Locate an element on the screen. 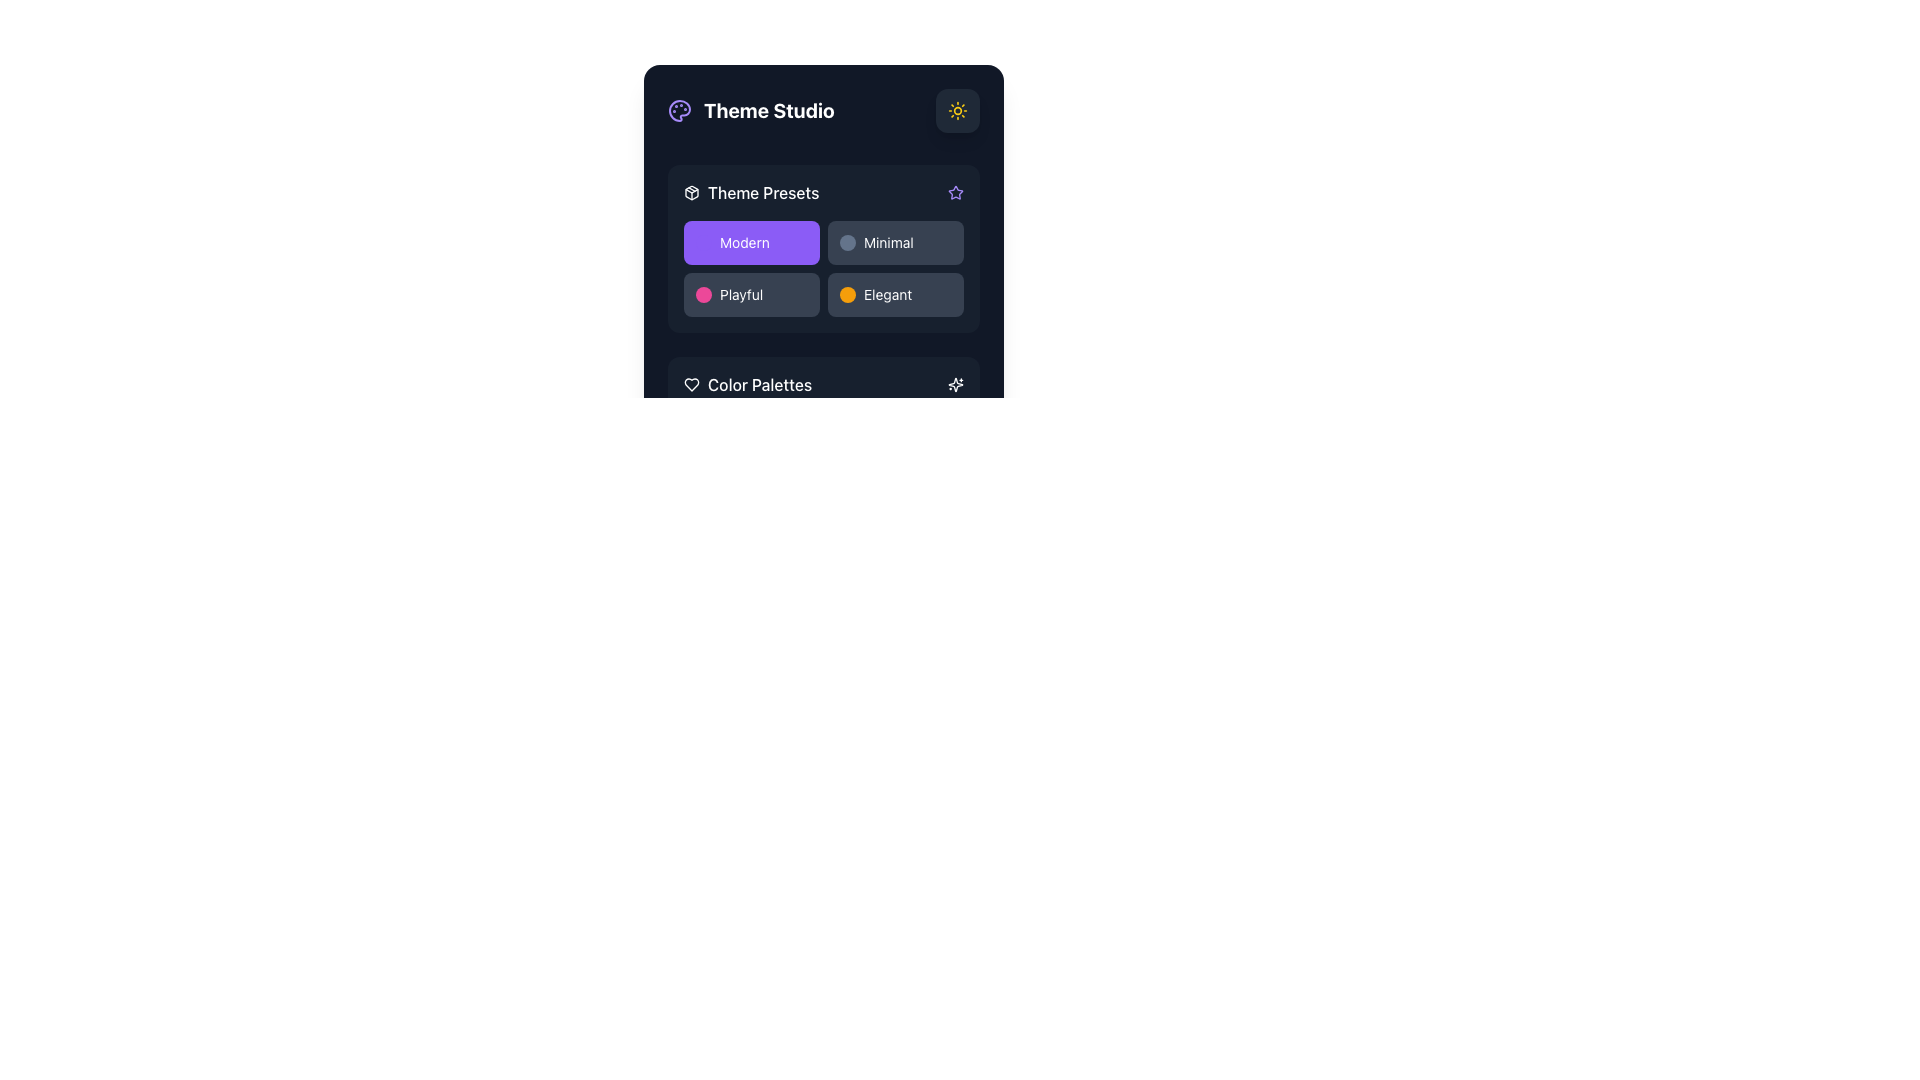 The image size is (1920, 1080). the star icon located at the top-right corner of the 'Theme Studio' box is located at coordinates (954, 192).